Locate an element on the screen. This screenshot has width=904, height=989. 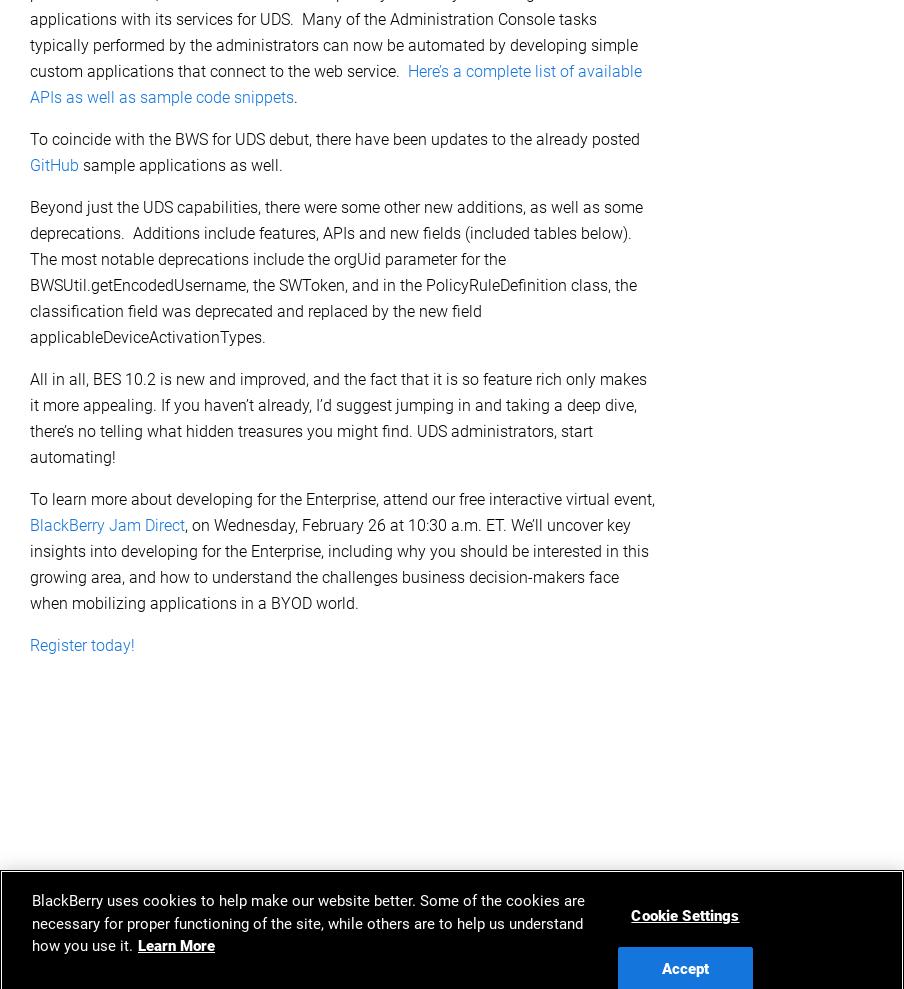
'sample applications as well.' is located at coordinates (180, 163).